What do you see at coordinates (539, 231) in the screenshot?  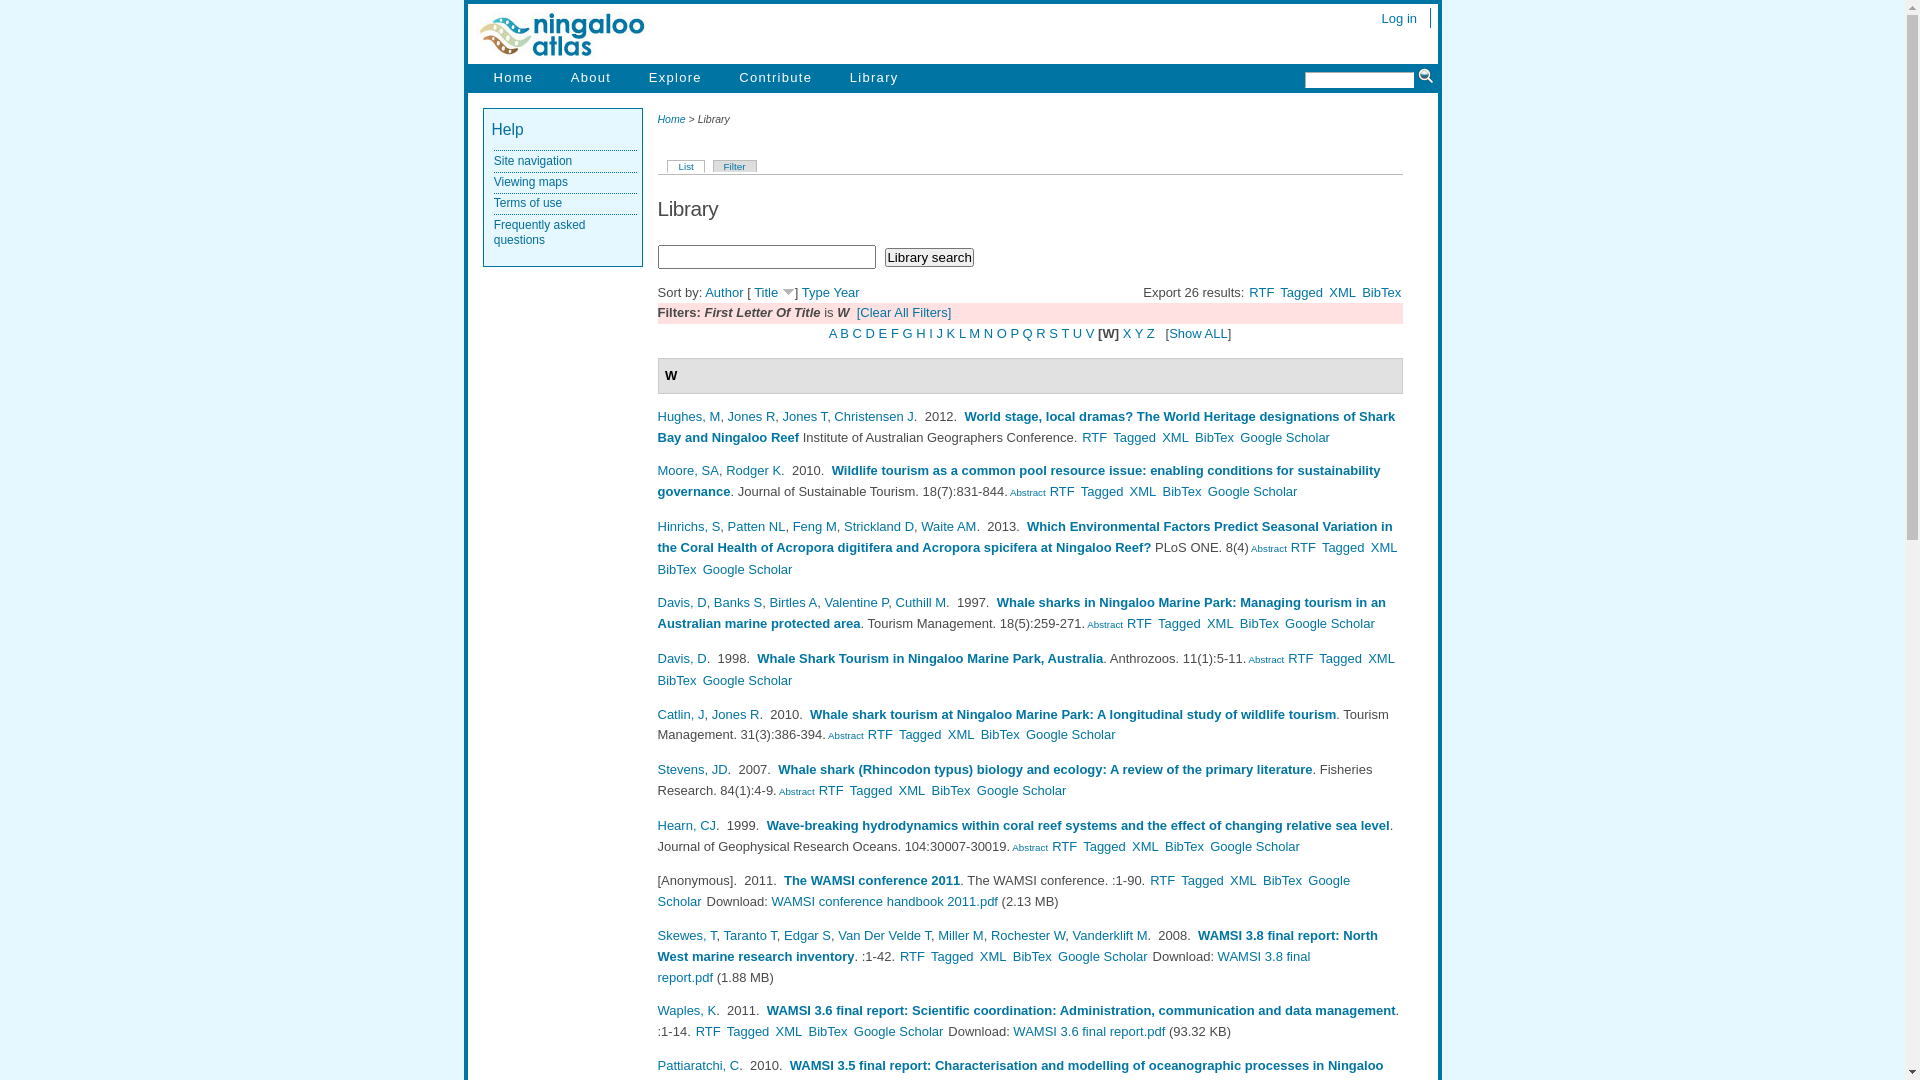 I see `'Frequently asked questions'` at bounding box center [539, 231].